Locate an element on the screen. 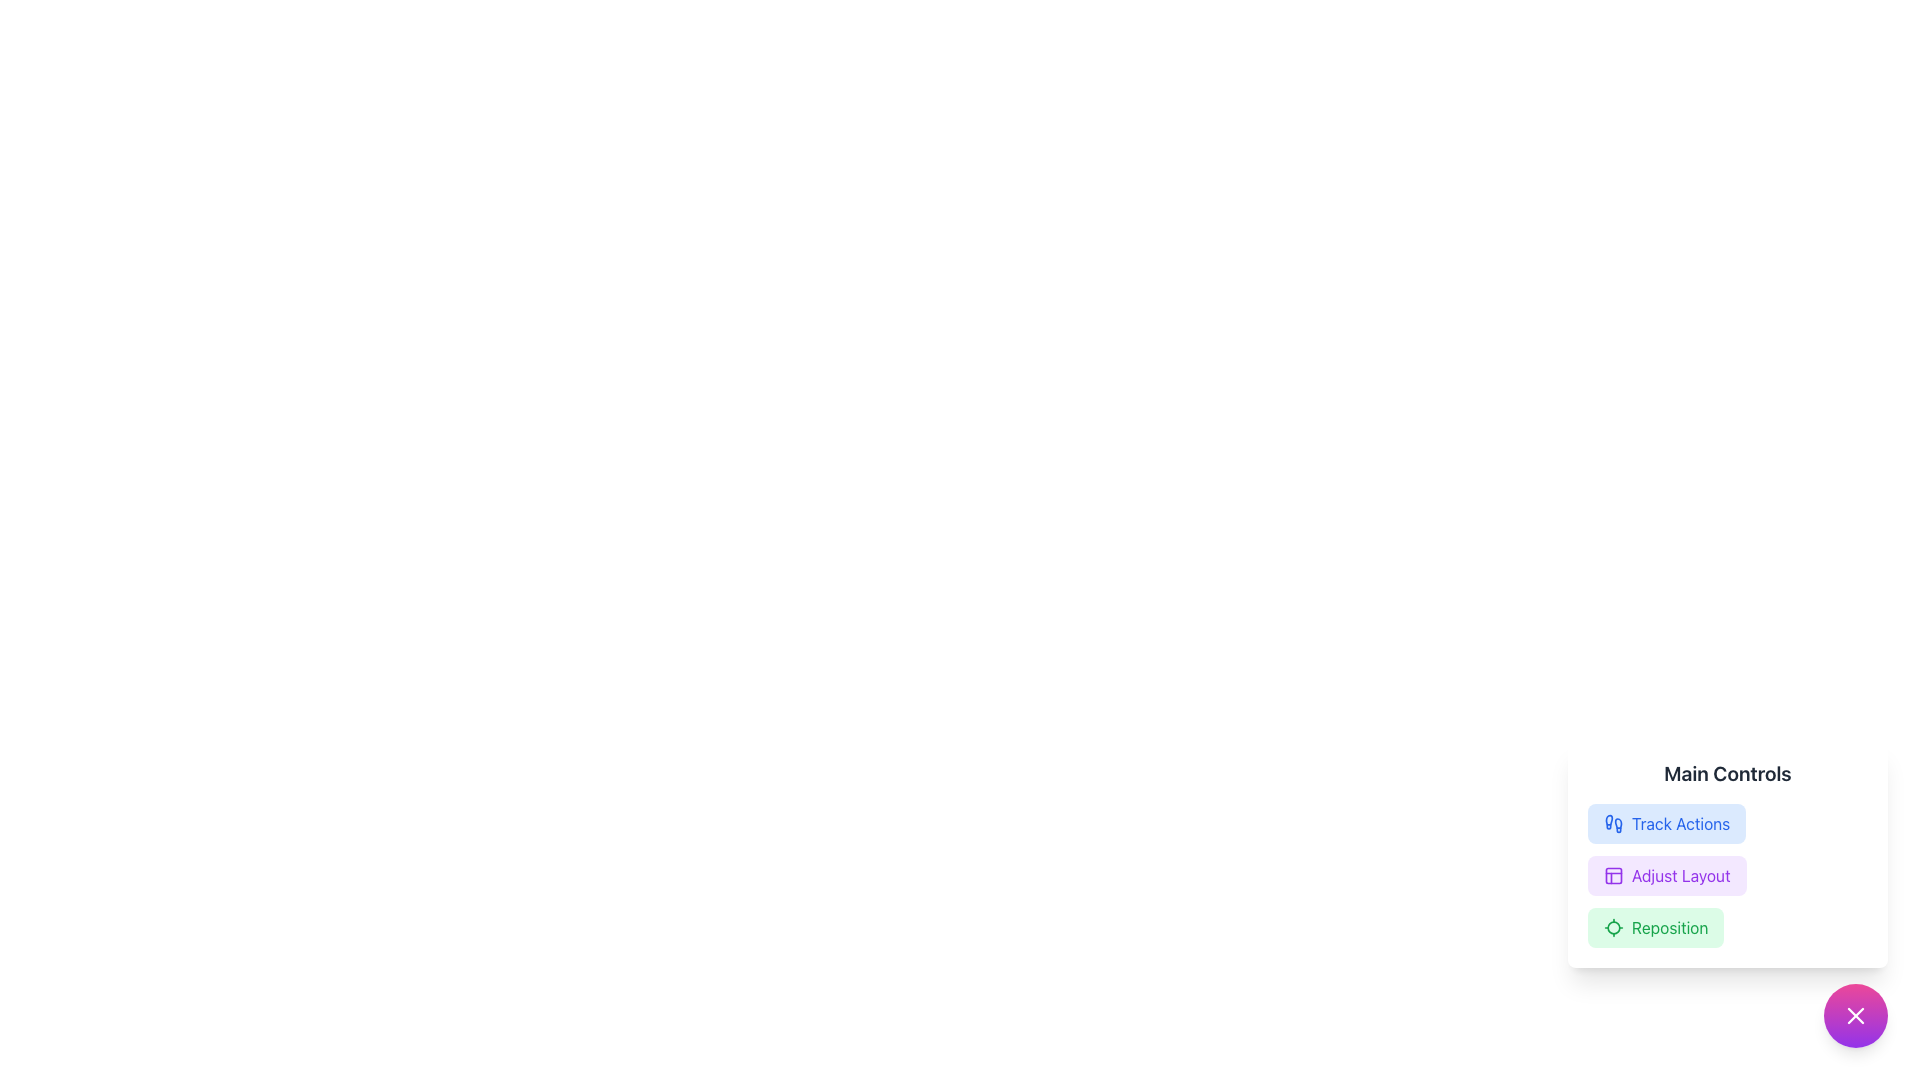 The image size is (1920, 1080). the 'Reposition' button, which has a green background, rounded corners, and an icon of a scope or crosshair on the left, located in the bottom right area of the interface under the 'Main Controls' section is located at coordinates (1656, 928).